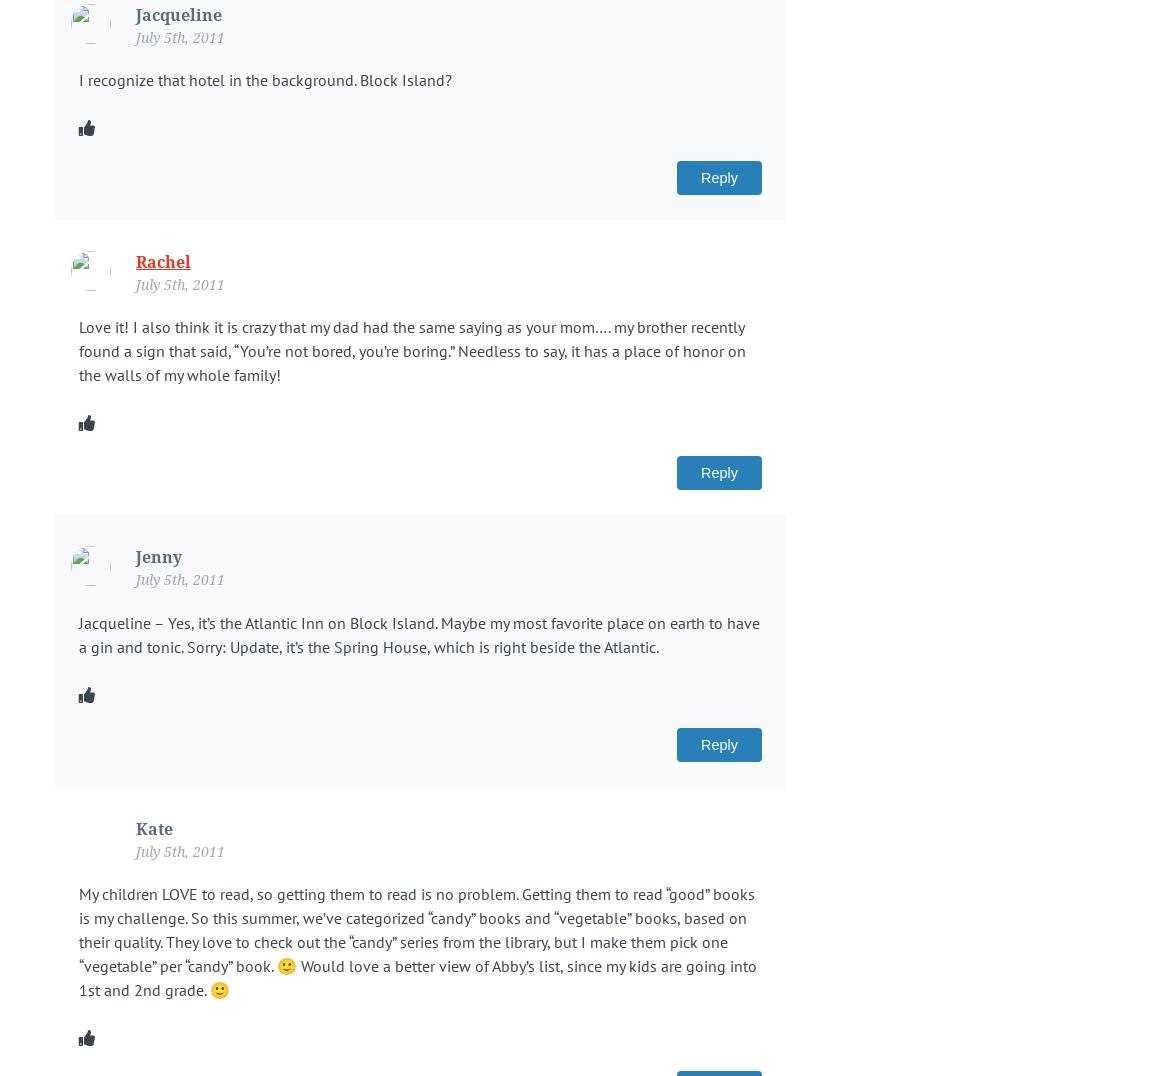  Describe the element at coordinates (153, 827) in the screenshot. I see `'Kate'` at that location.